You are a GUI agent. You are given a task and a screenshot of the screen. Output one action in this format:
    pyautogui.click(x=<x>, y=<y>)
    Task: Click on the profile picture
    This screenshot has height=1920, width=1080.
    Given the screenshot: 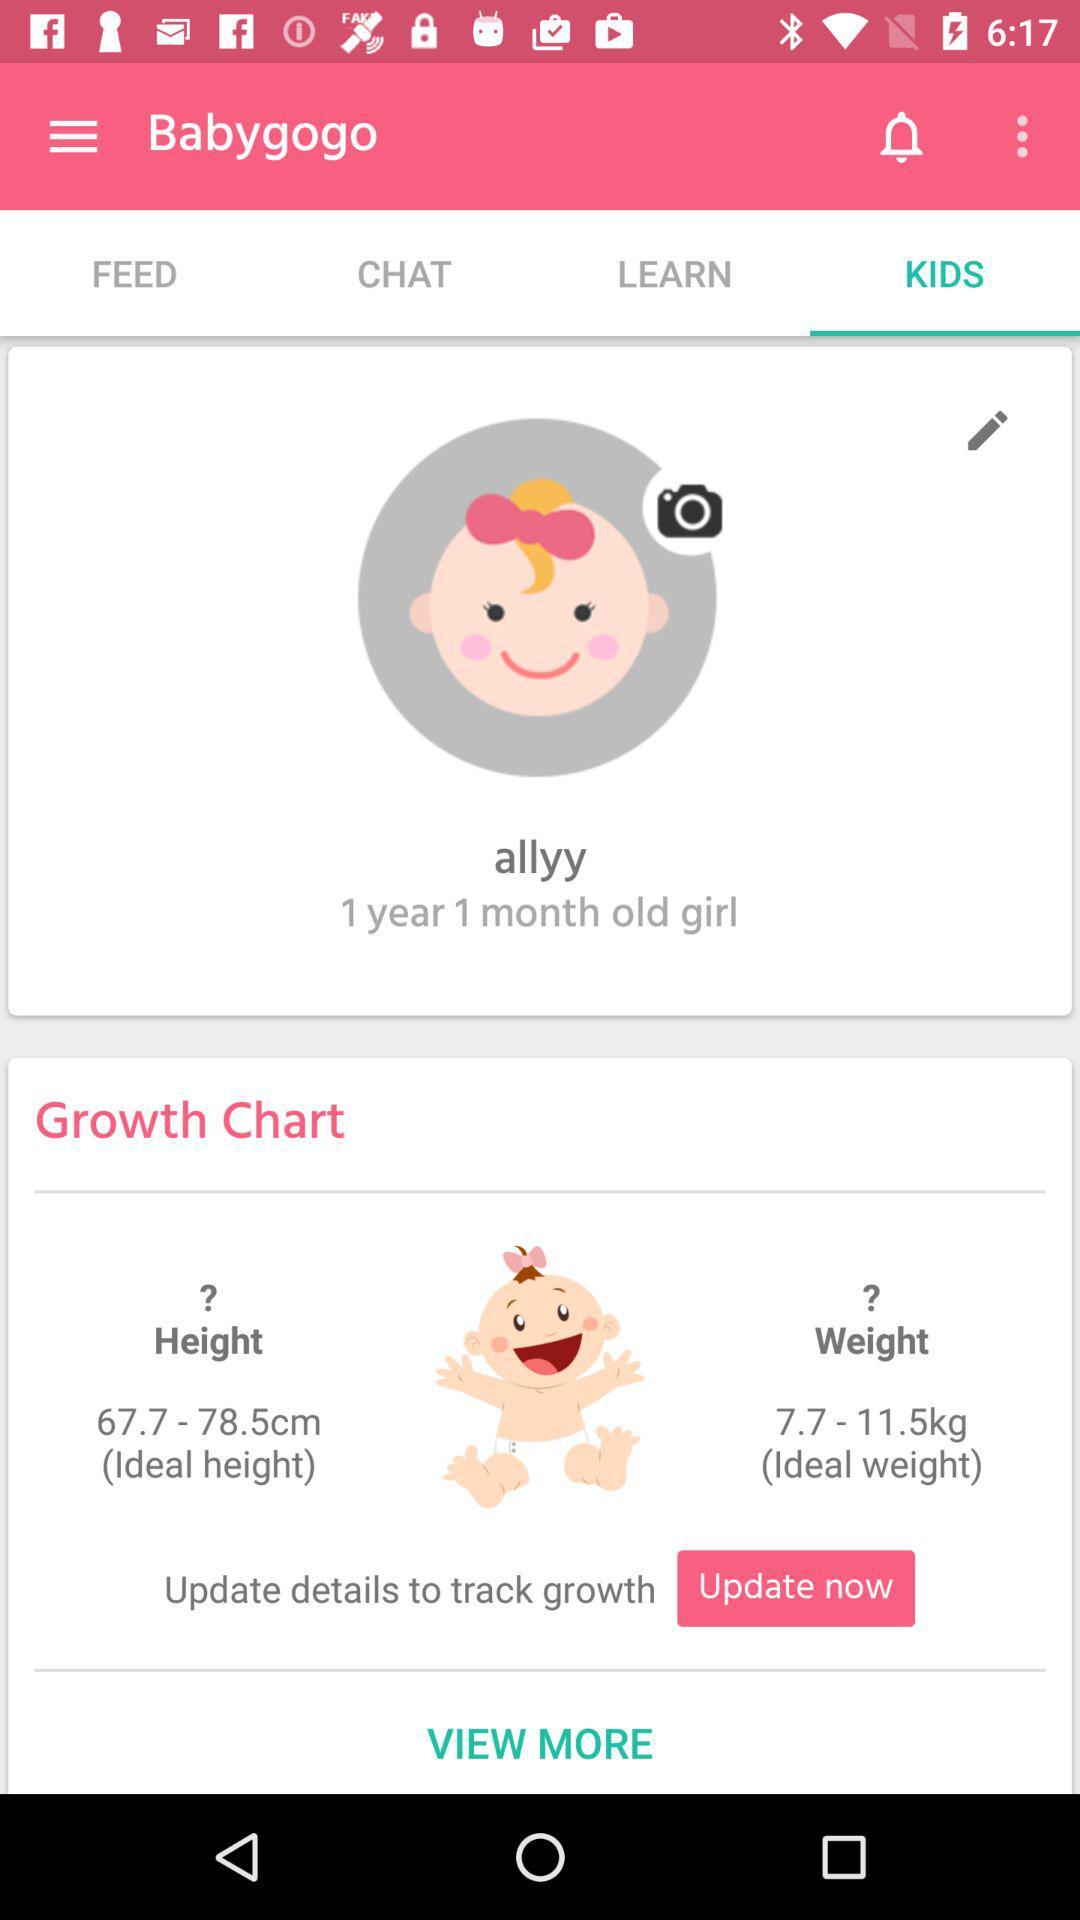 What is the action you would take?
    pyautogui.click(x=540, y=597)
    